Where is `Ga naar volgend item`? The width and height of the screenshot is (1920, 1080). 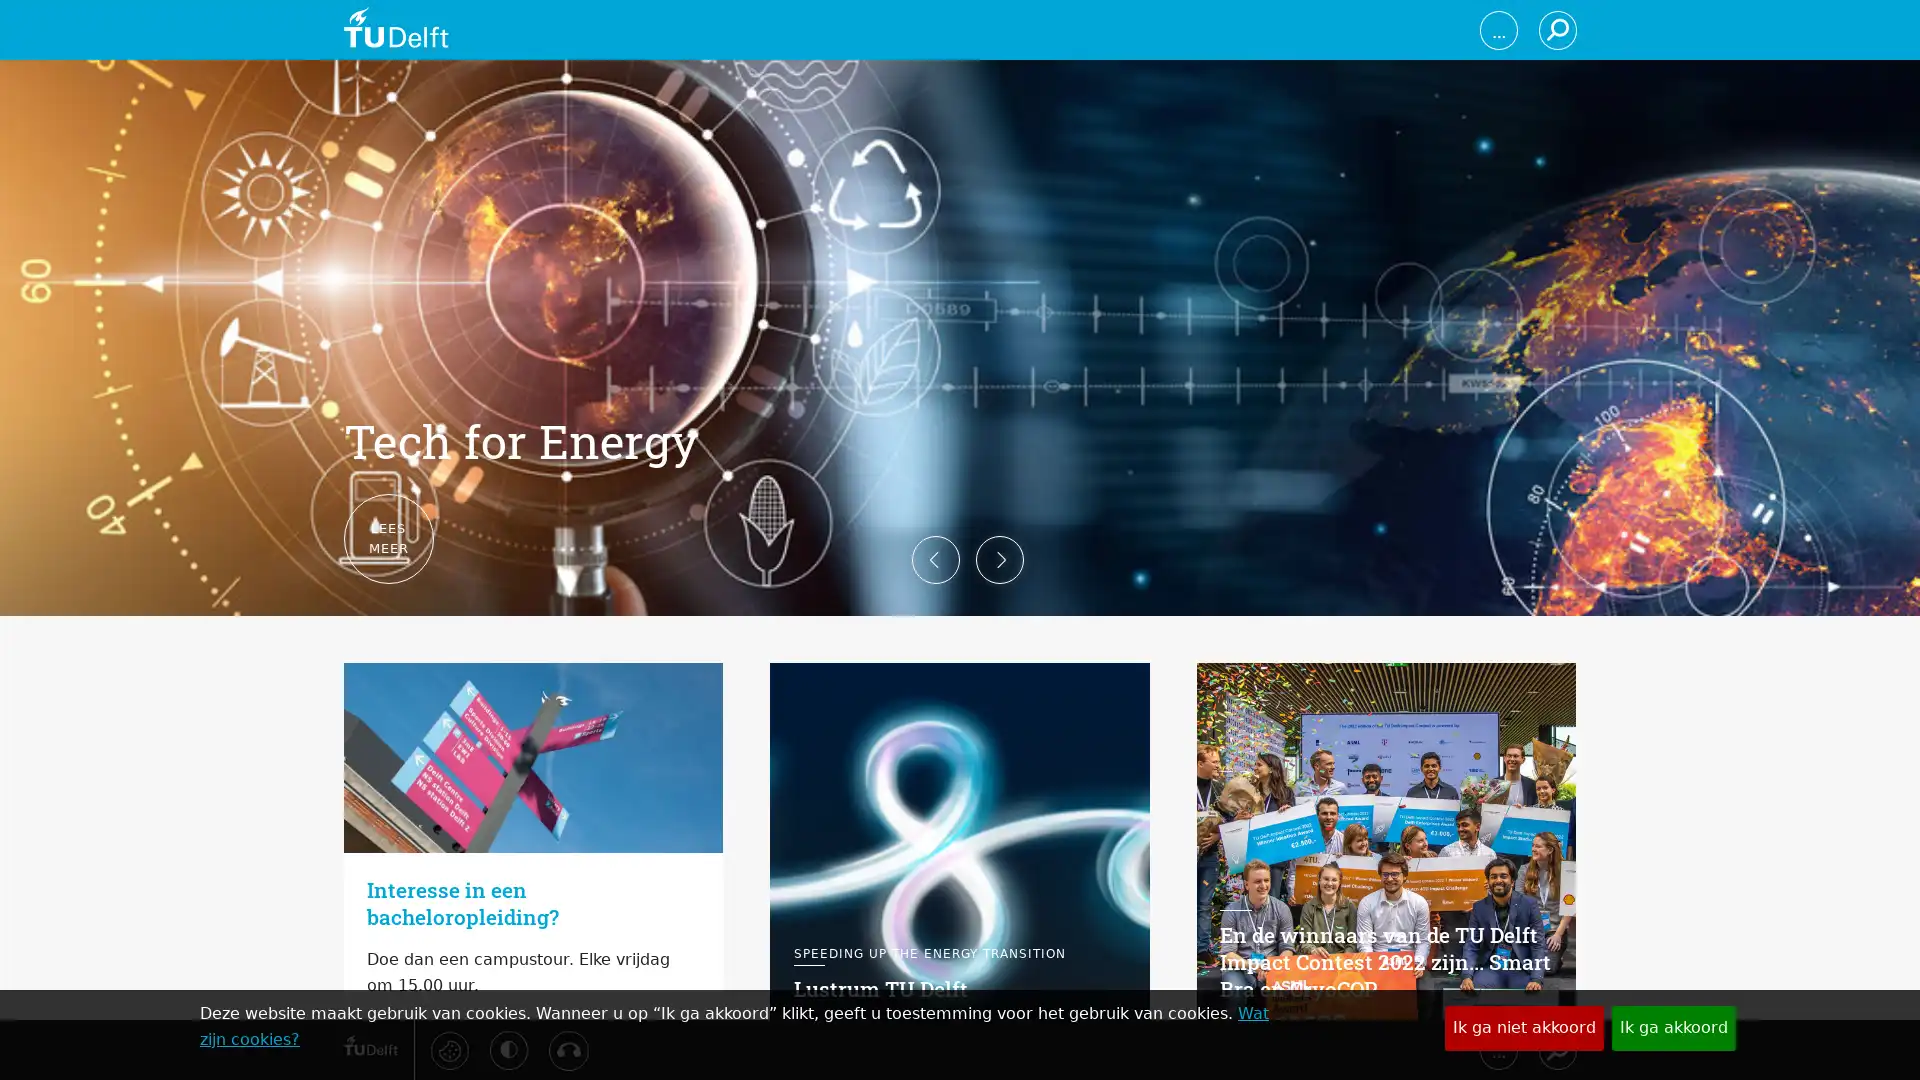
Ga naar volgend item is located at coordinates (1607, 540).